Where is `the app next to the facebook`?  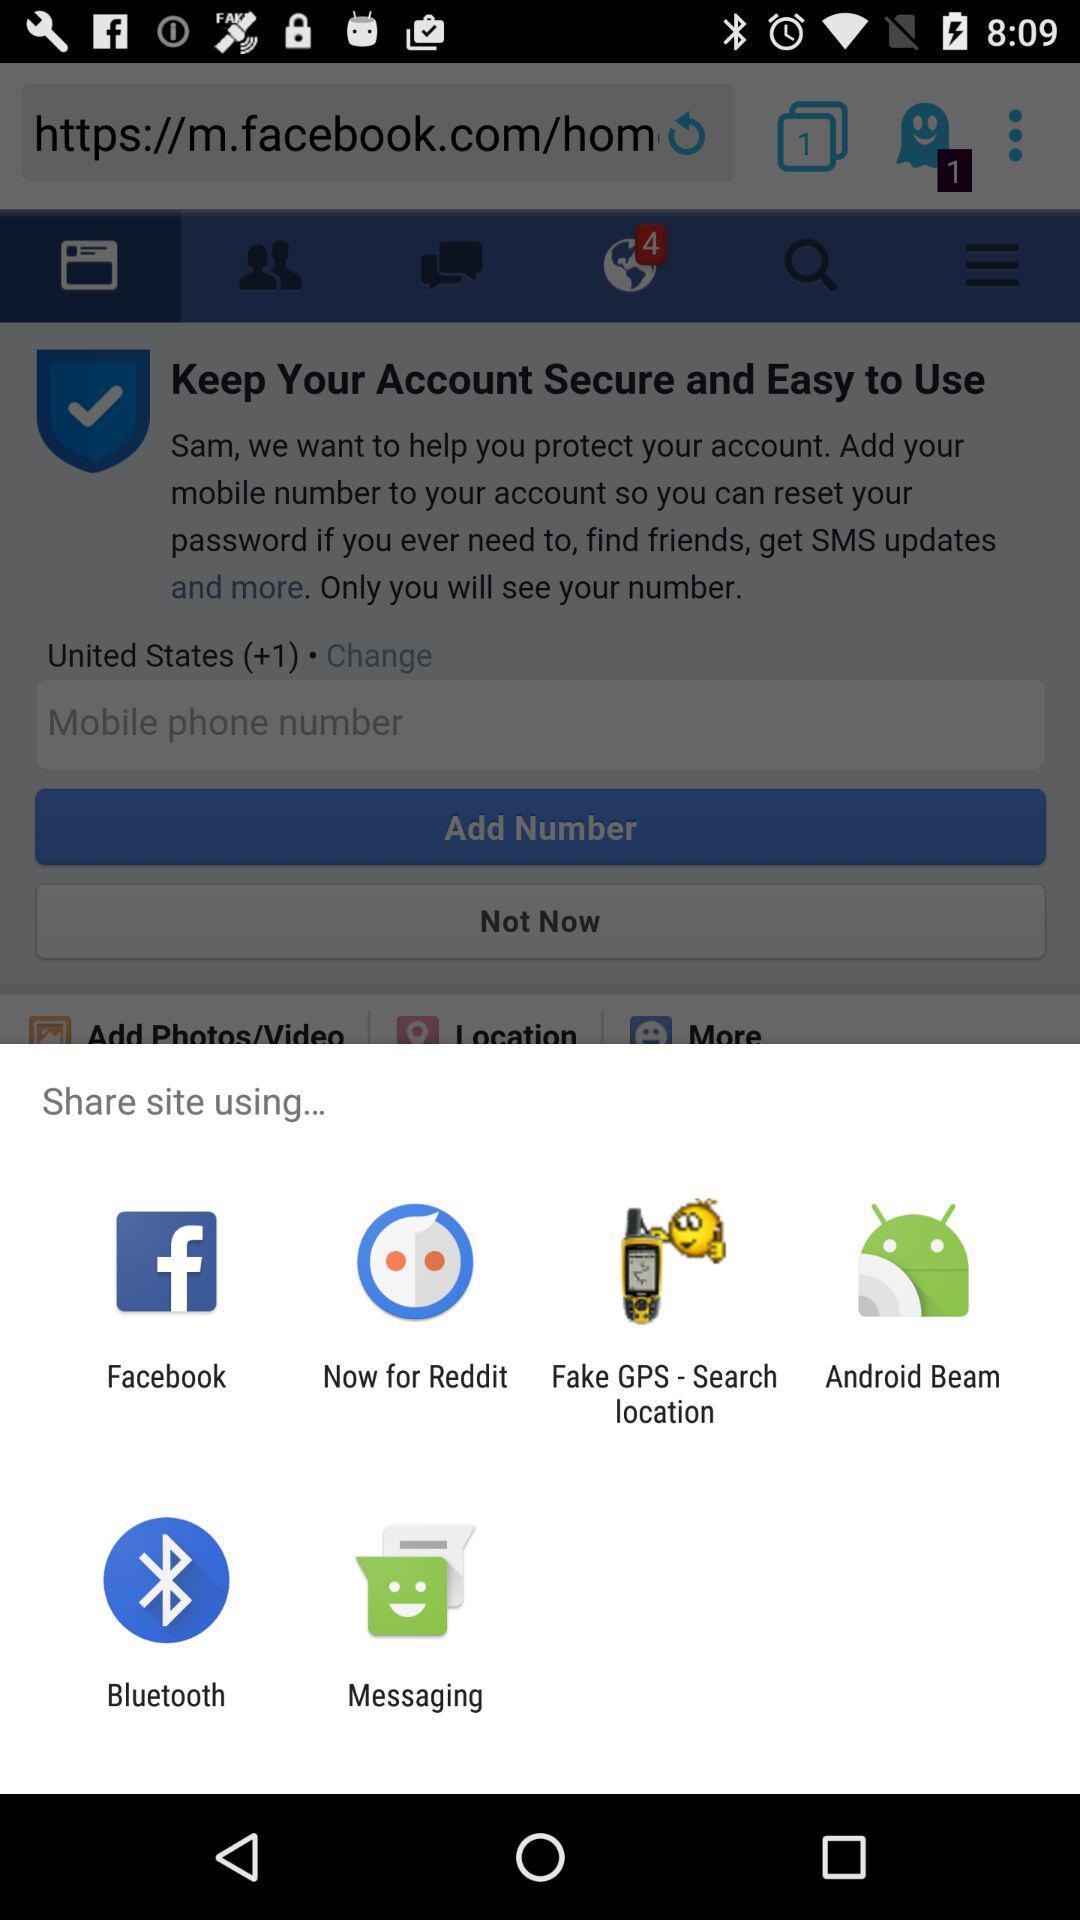 the app next to the facebook is located at coordinates (414, 1392).